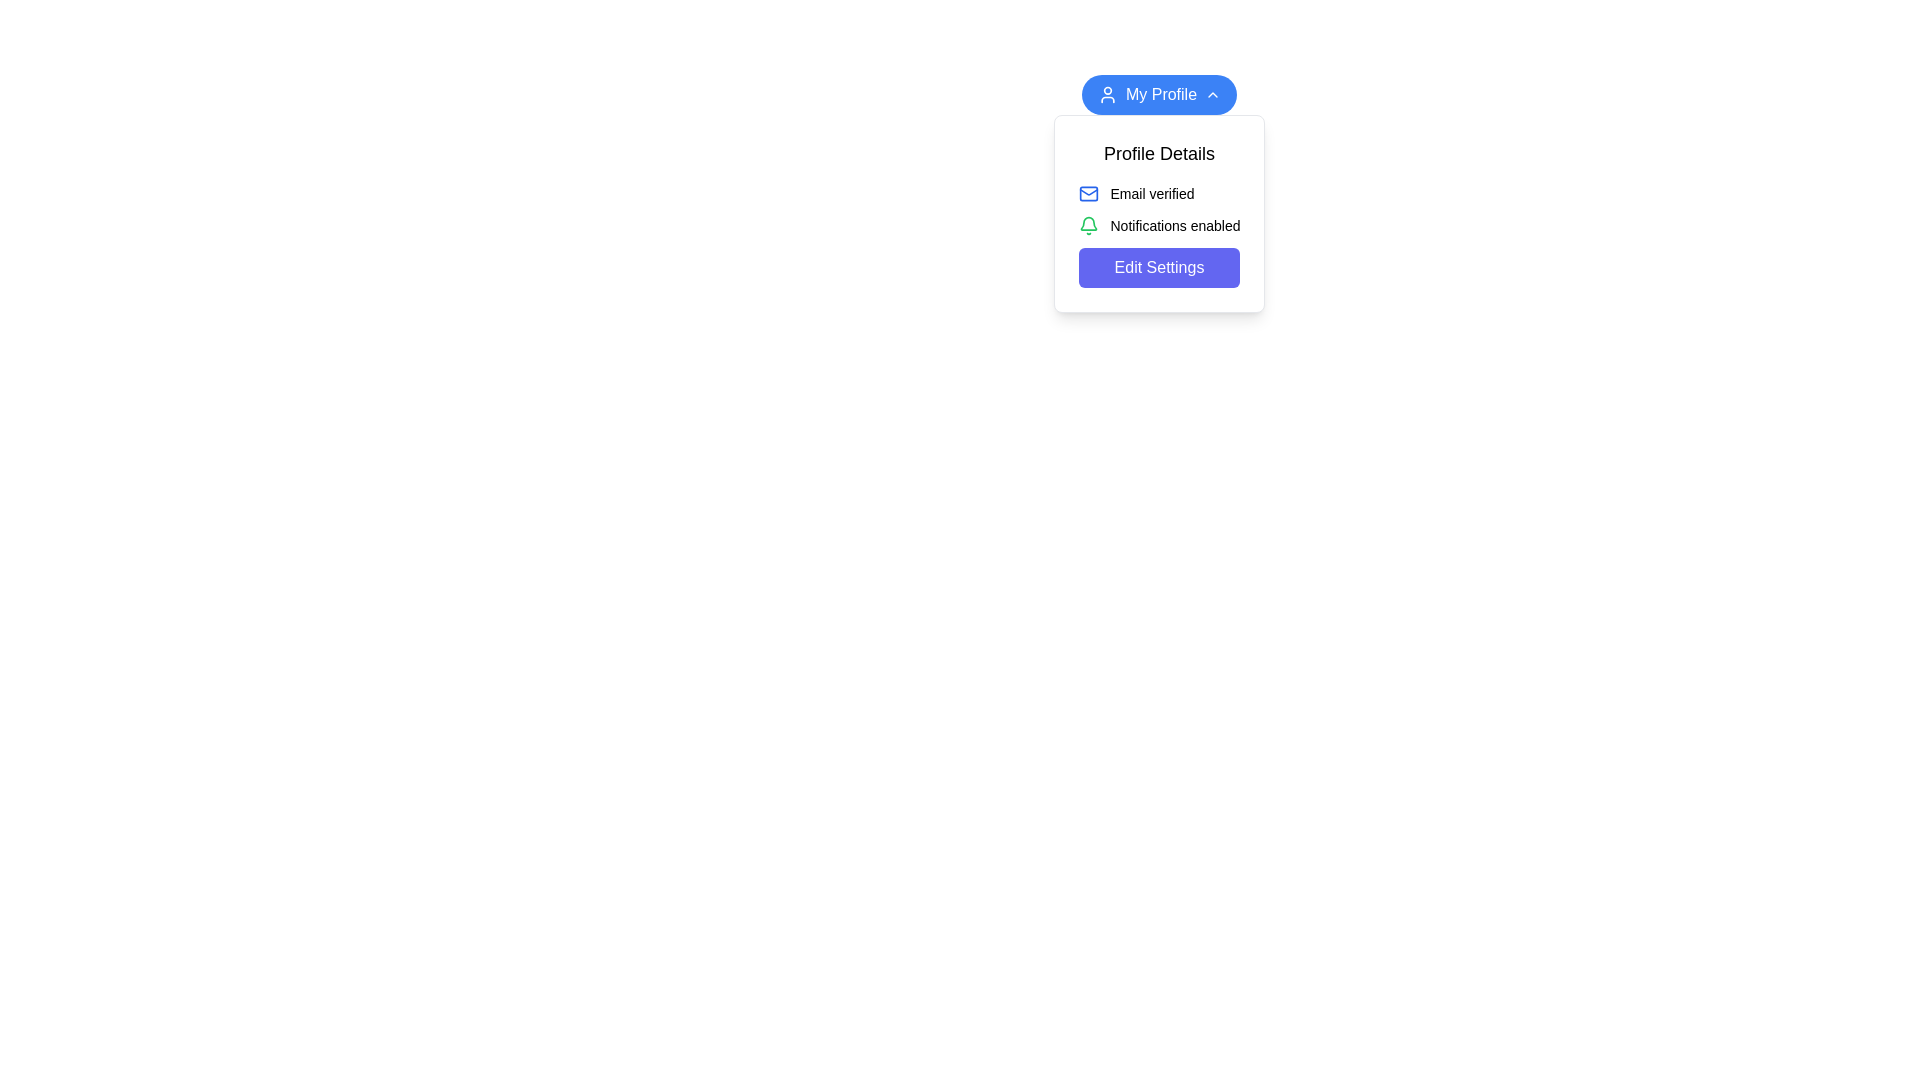 The width and height of the screenshot is (1920, 1080). Describe the element at coordinates (1087, 193) in the screenshot. I see `the email verification status icon, which is a graphical mail-shaped icon located next to the text 'Email verified' in the 'Profile Details' popup below the 'My Profile' button` at that location.